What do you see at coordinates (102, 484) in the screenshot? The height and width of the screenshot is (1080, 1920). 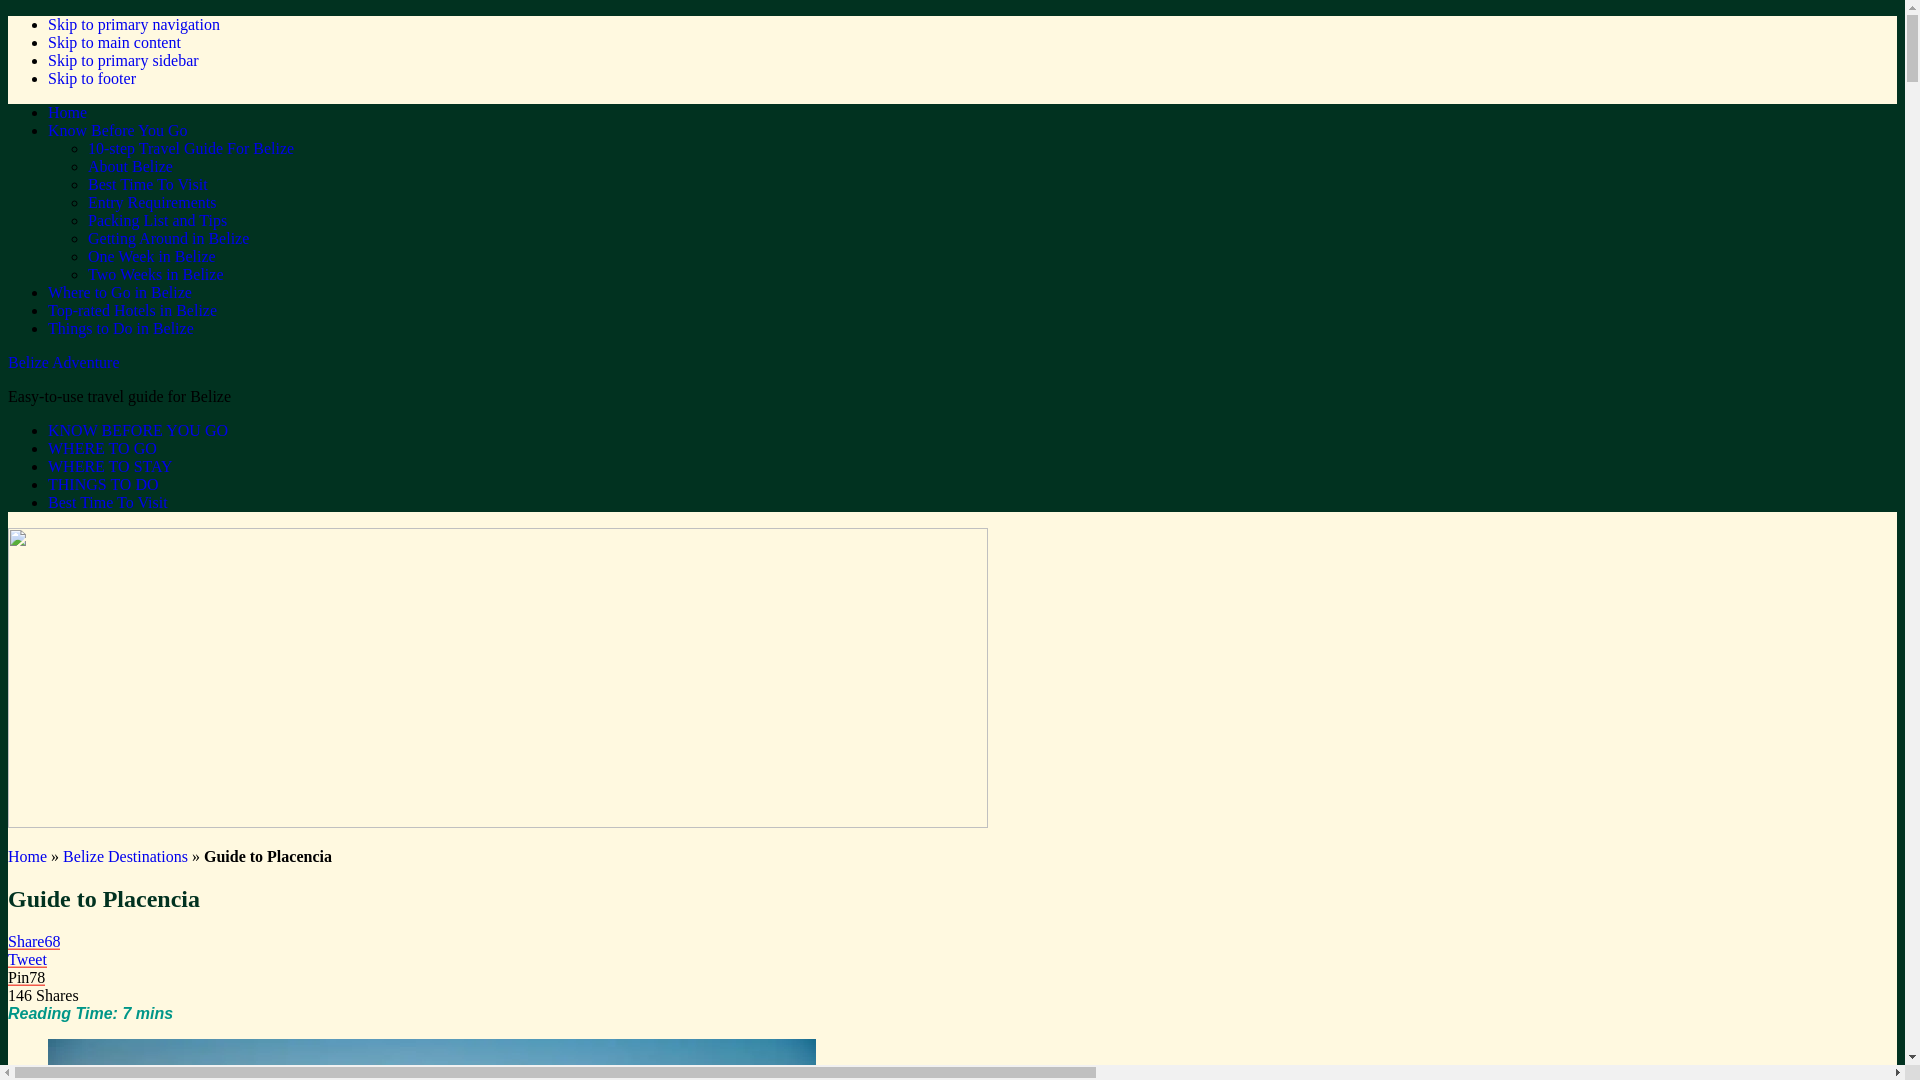 I see `'THINGS TO DO'` at bounding box center [102, 484].